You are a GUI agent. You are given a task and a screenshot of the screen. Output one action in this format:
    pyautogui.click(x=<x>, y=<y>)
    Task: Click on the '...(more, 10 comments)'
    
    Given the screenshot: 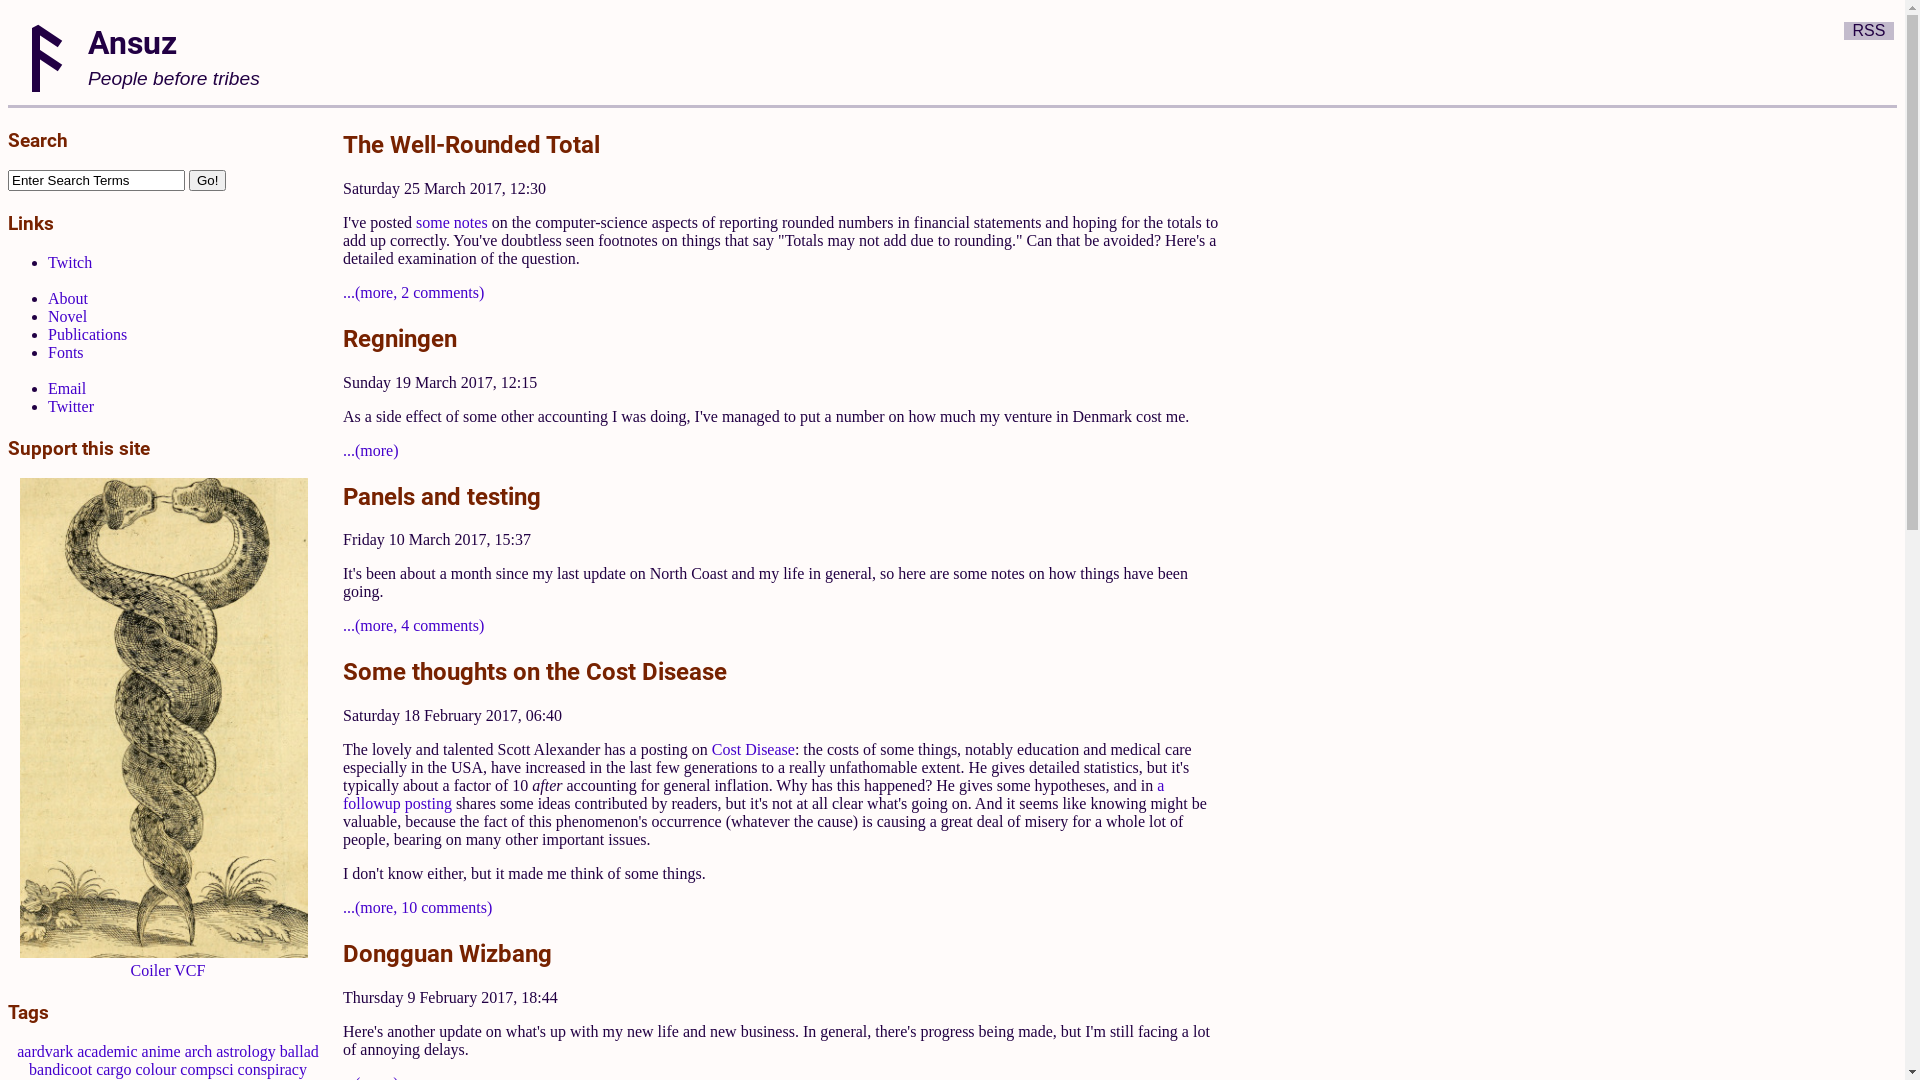 What is the action you would take?
    pyautogui.click(x=416, y=907)
    